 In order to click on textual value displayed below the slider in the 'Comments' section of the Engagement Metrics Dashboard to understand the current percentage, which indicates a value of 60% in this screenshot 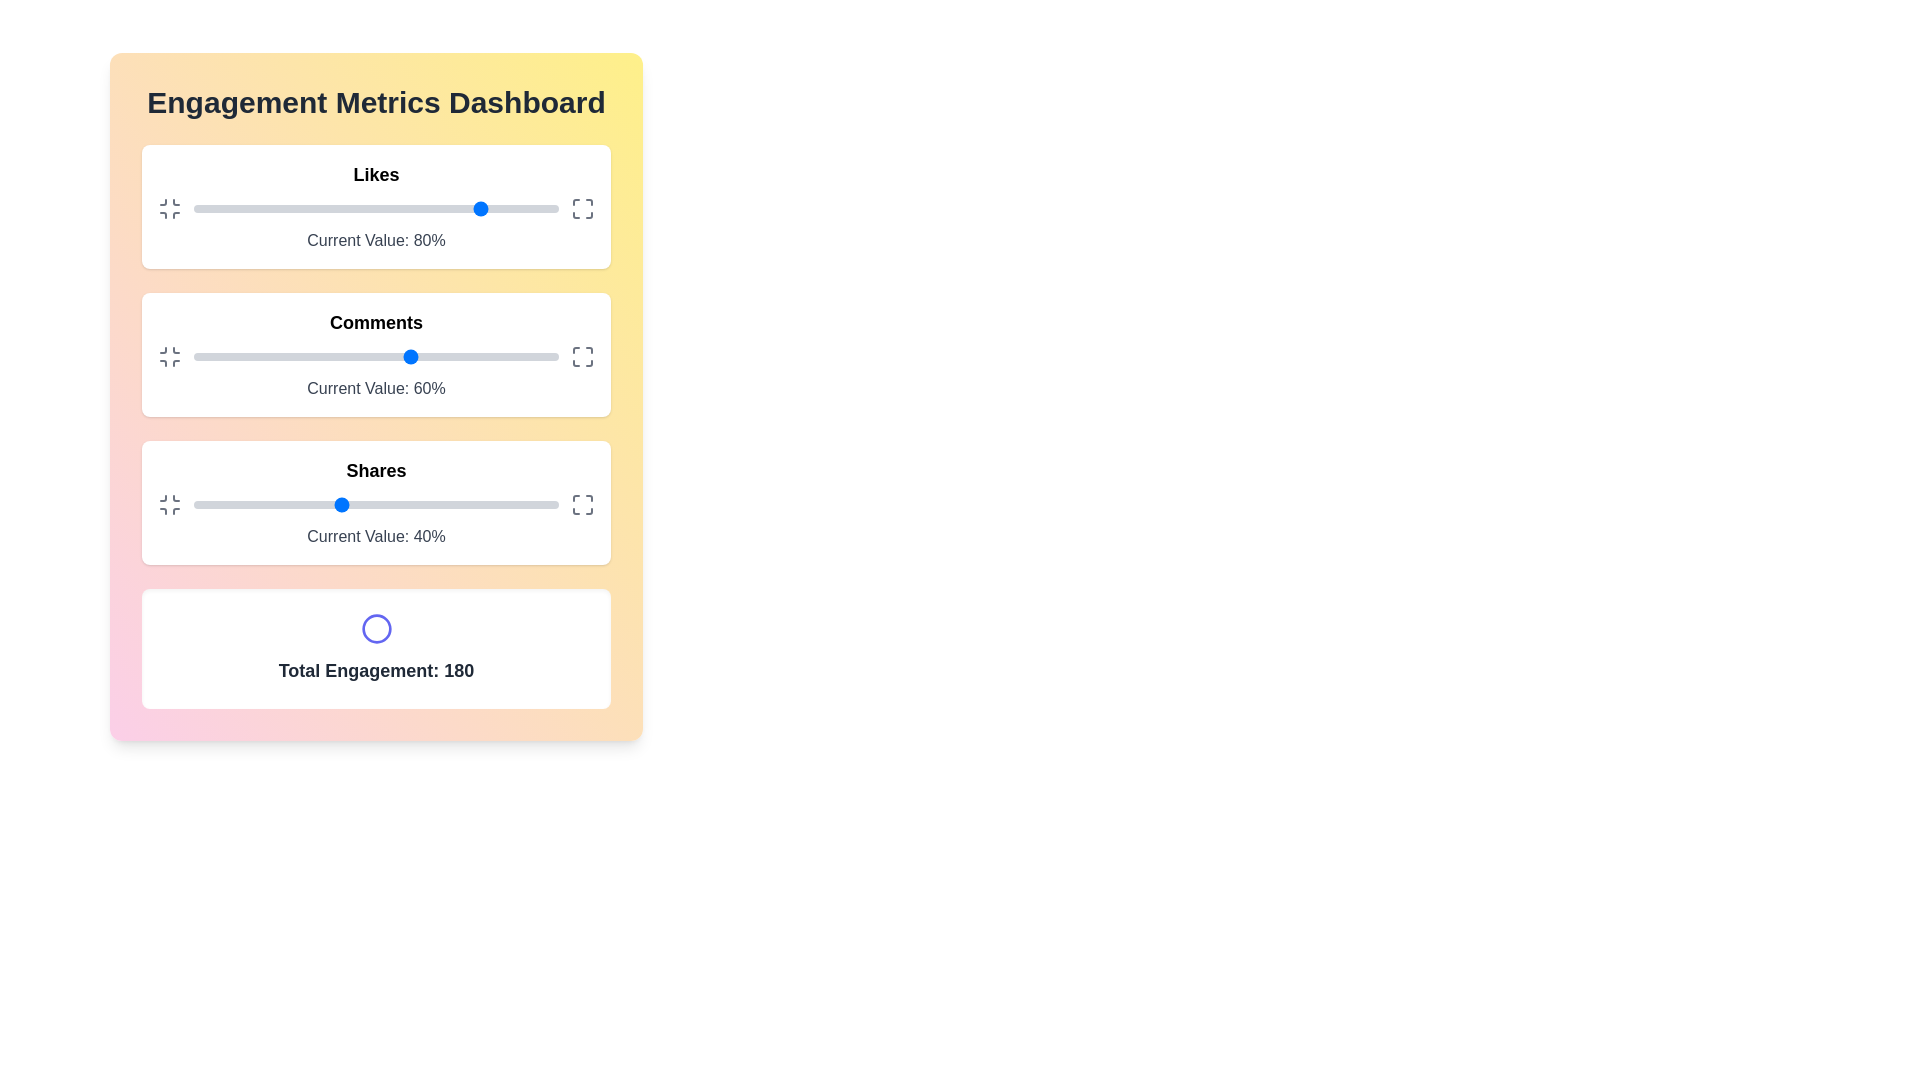, I will do `click(376, 353)`.